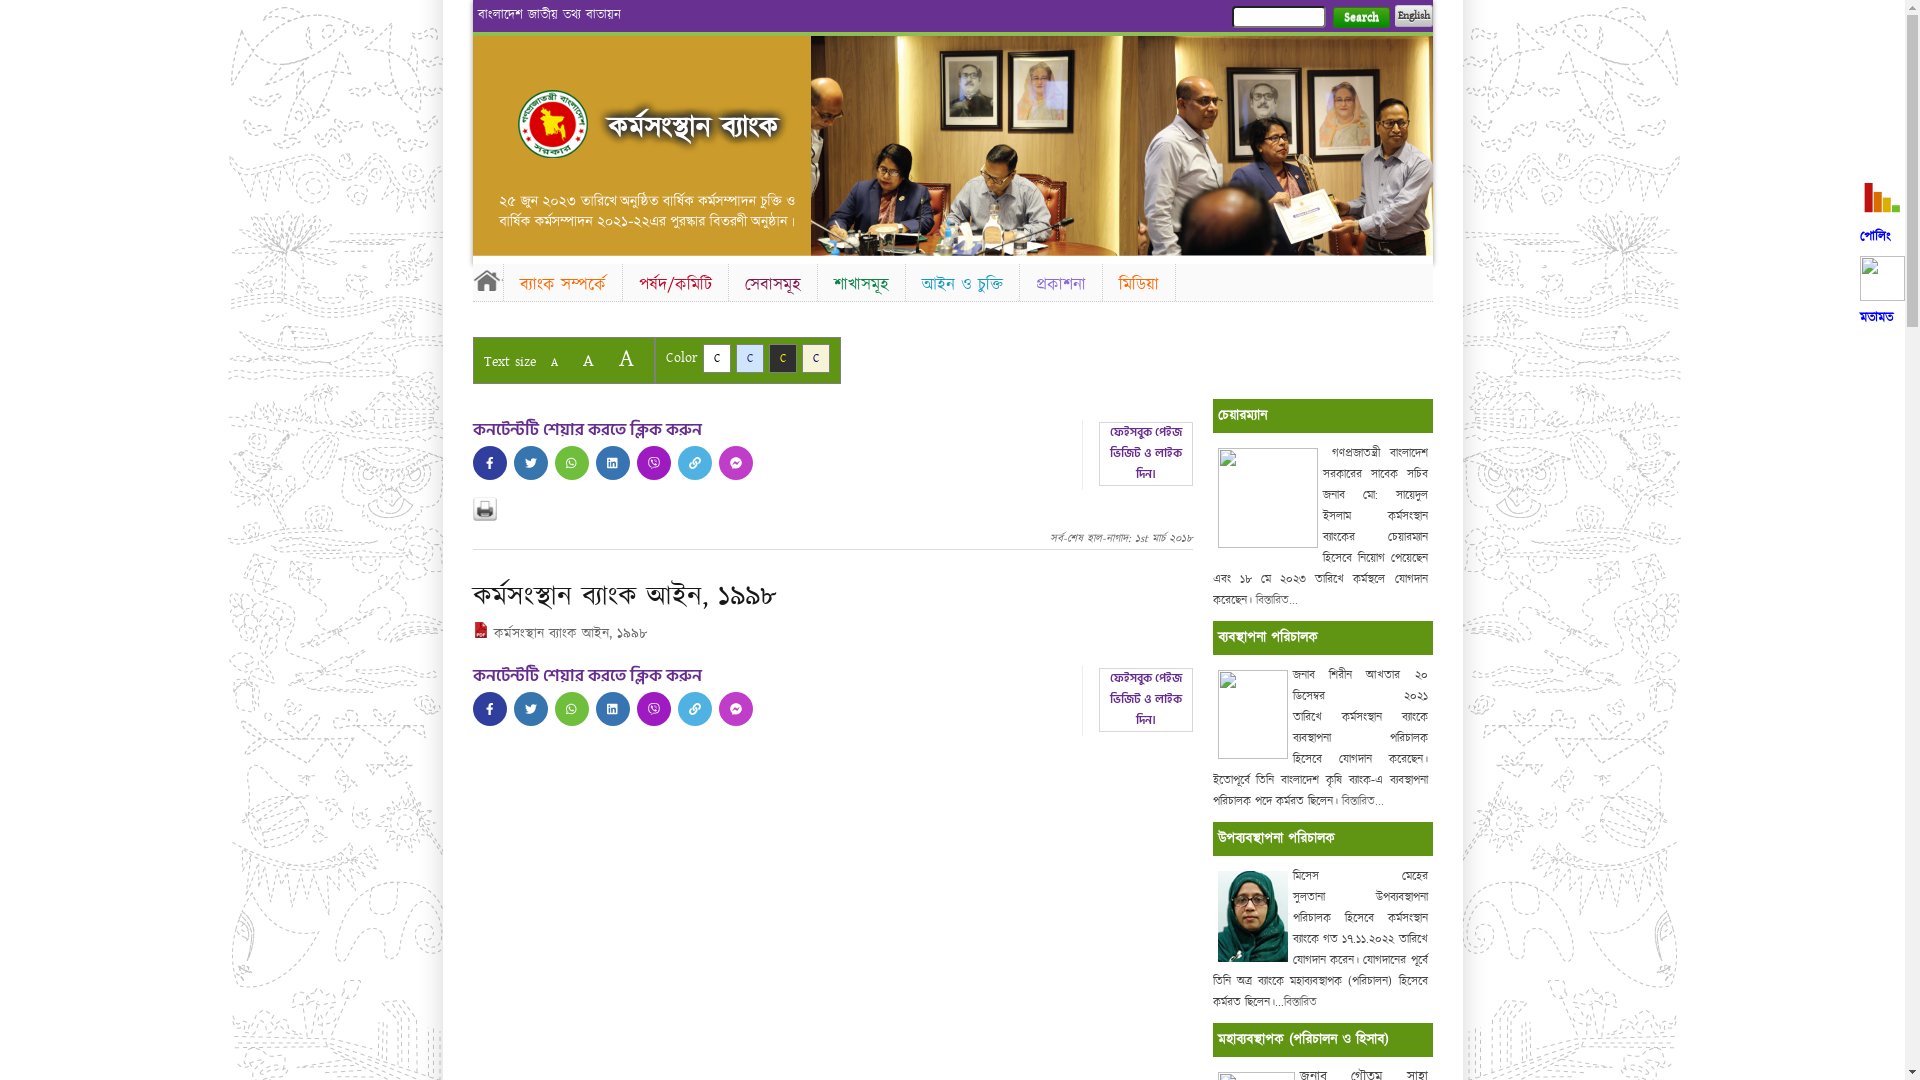 This screenshot has height=1080, width=1920. What do you see at coordinates (1331, 17) in the screenshot?
I see `'Search'` at bounding box center [1331, 17].